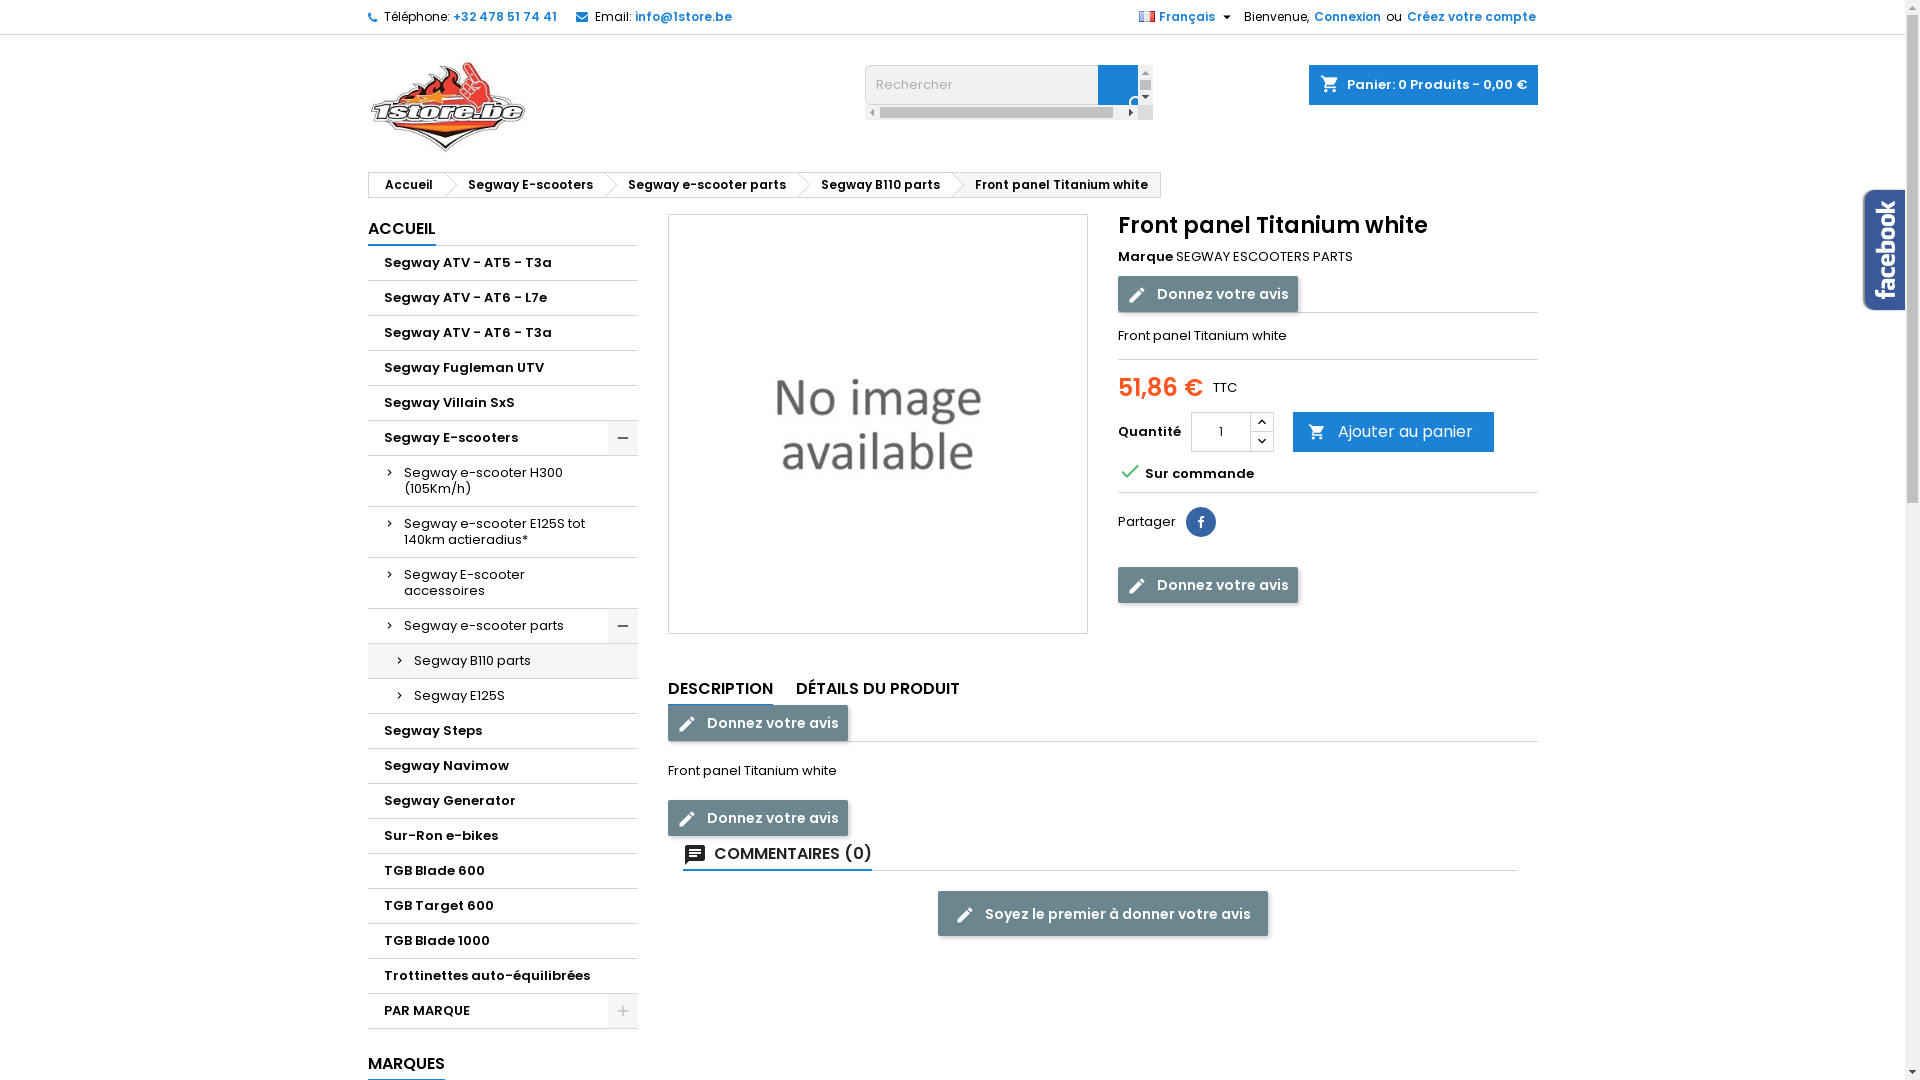 This screenshot has width=1920, height=1080. I want to click on 'Donnez votre avis', so click(1207, 293).